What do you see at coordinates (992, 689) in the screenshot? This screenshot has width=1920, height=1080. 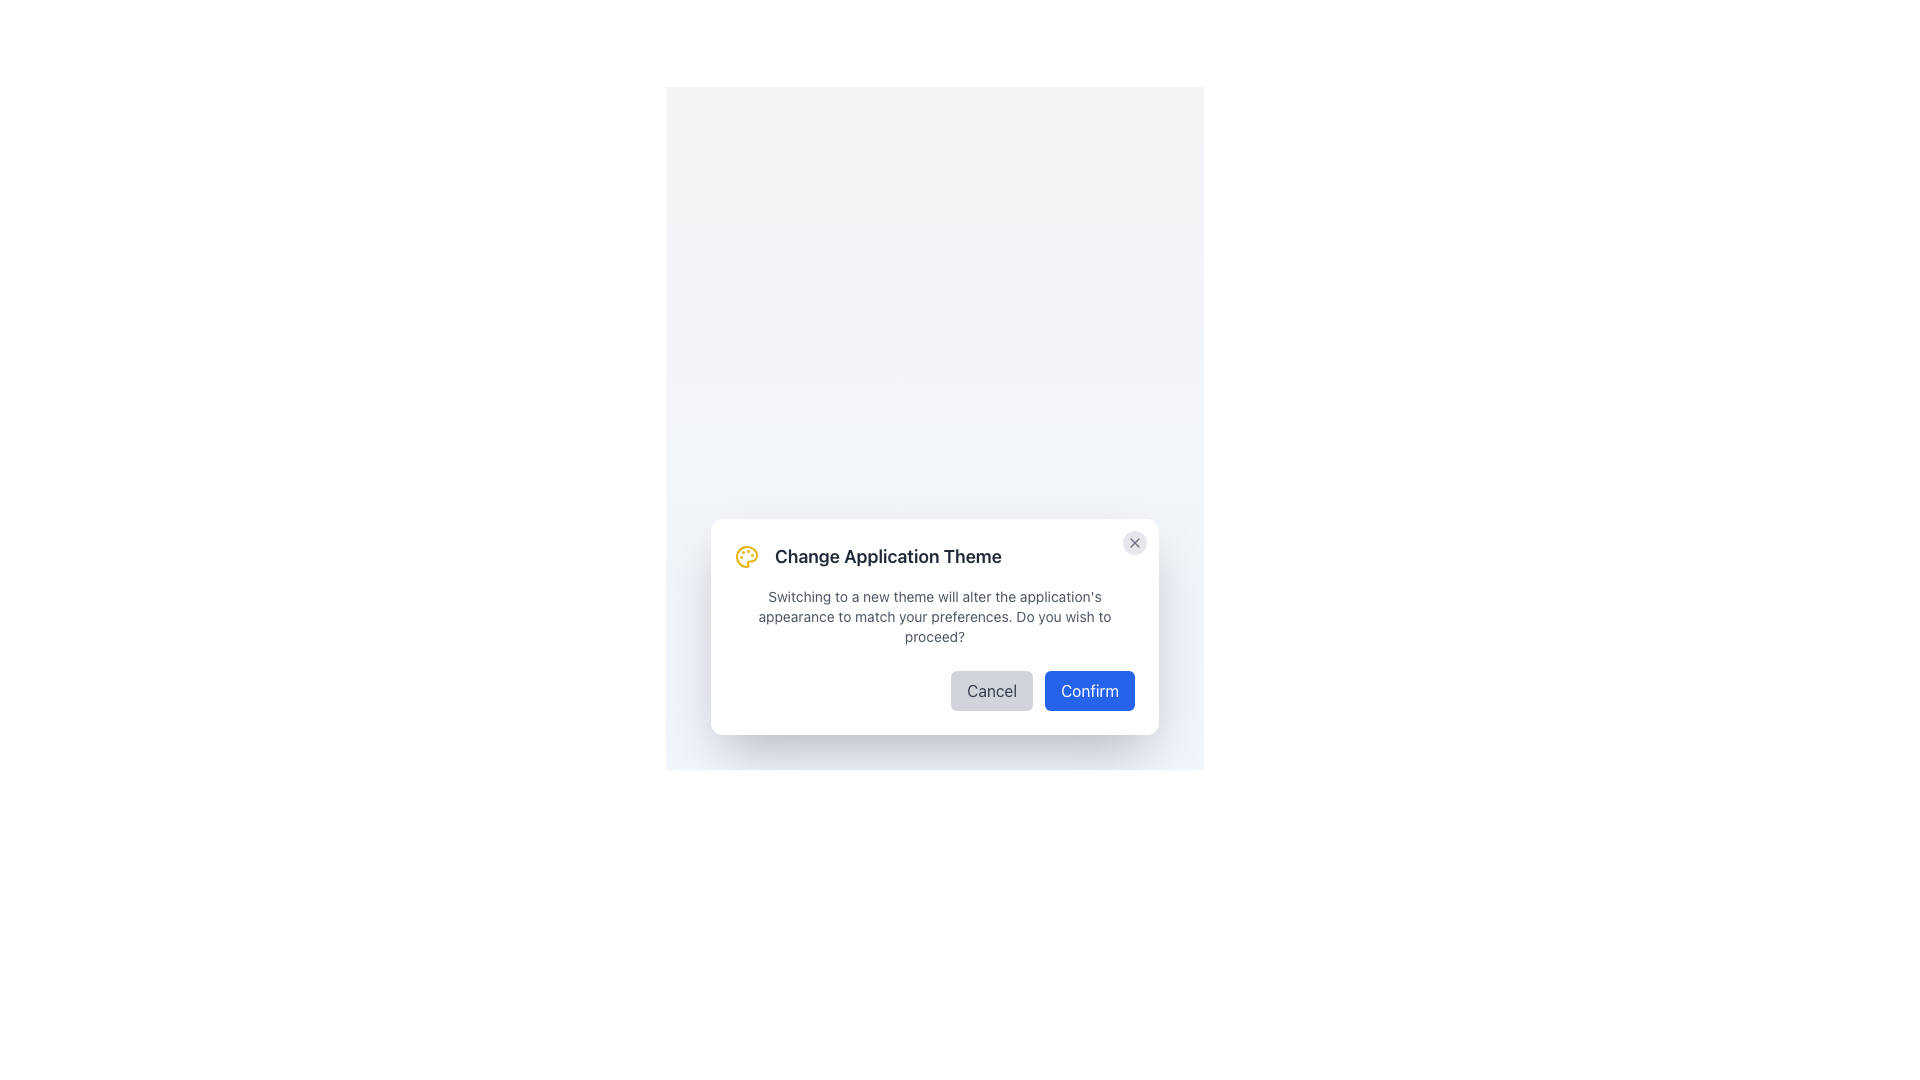 I see `the 'Cancel' button, which is a light gray rectangular button with rounded corners located at the bottom left of the dialog box` at bounding box center [992, 689].